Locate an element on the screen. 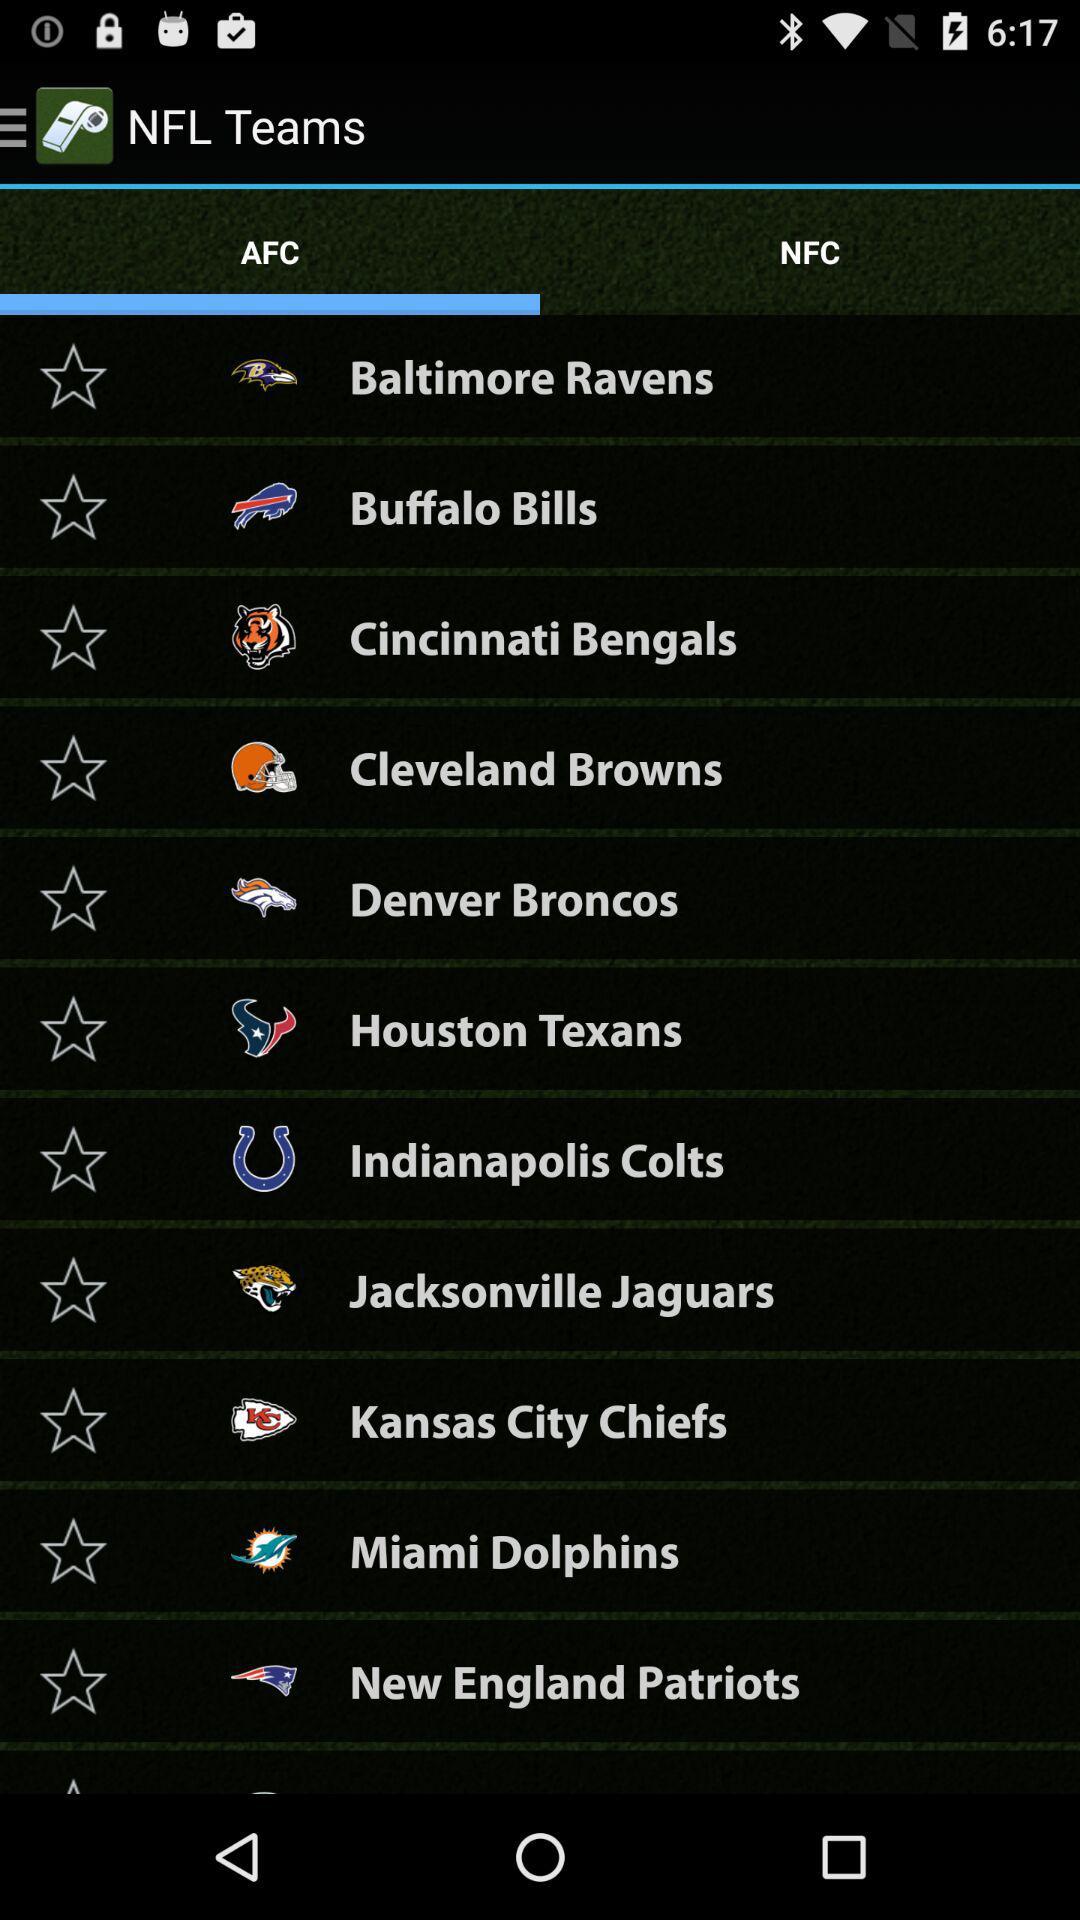  to favorits is located at coordinates (72, 1549).